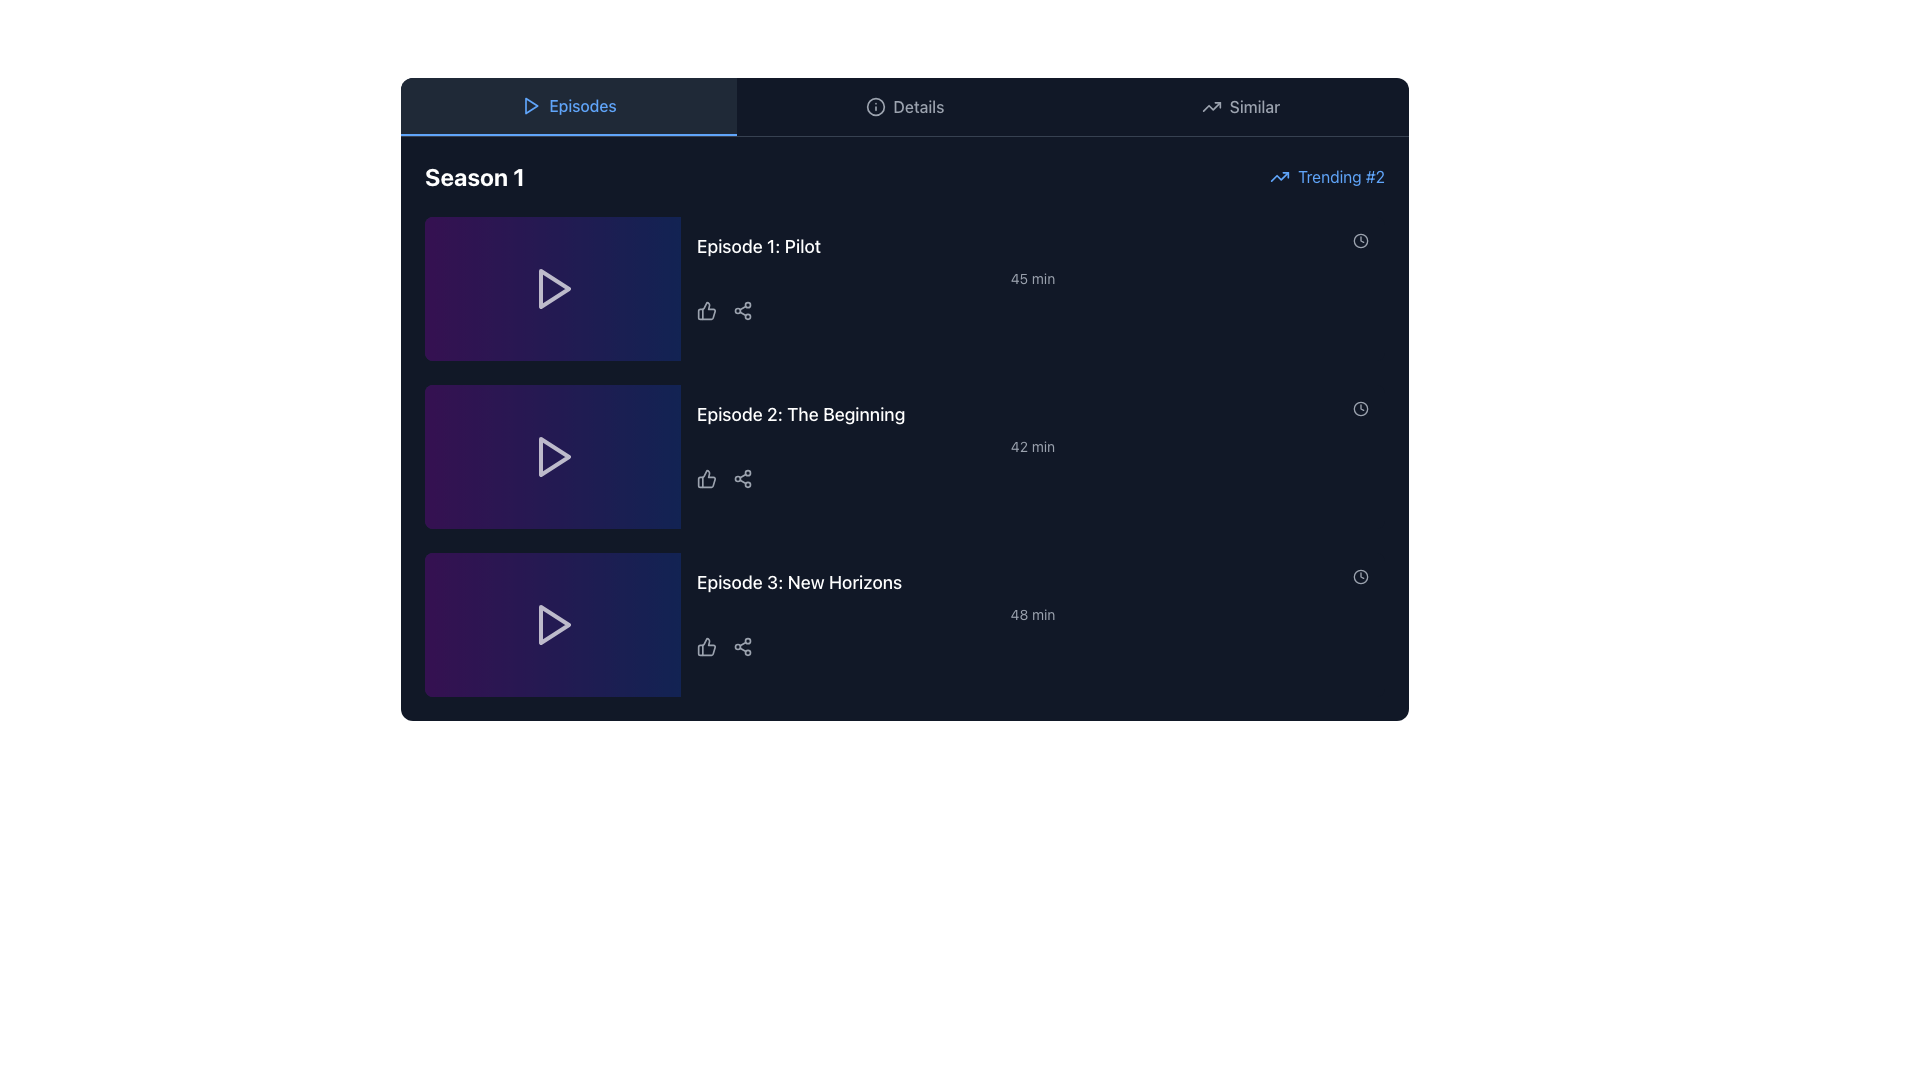 The image size is (1920, 1080). Describe the element at coordinates (552, 289) in the screenshot. I see `the play button represented by a triangular shape with a light-colored outline on a dark purple background, located in the first item of the list labeled 'Season 1'` at that location.